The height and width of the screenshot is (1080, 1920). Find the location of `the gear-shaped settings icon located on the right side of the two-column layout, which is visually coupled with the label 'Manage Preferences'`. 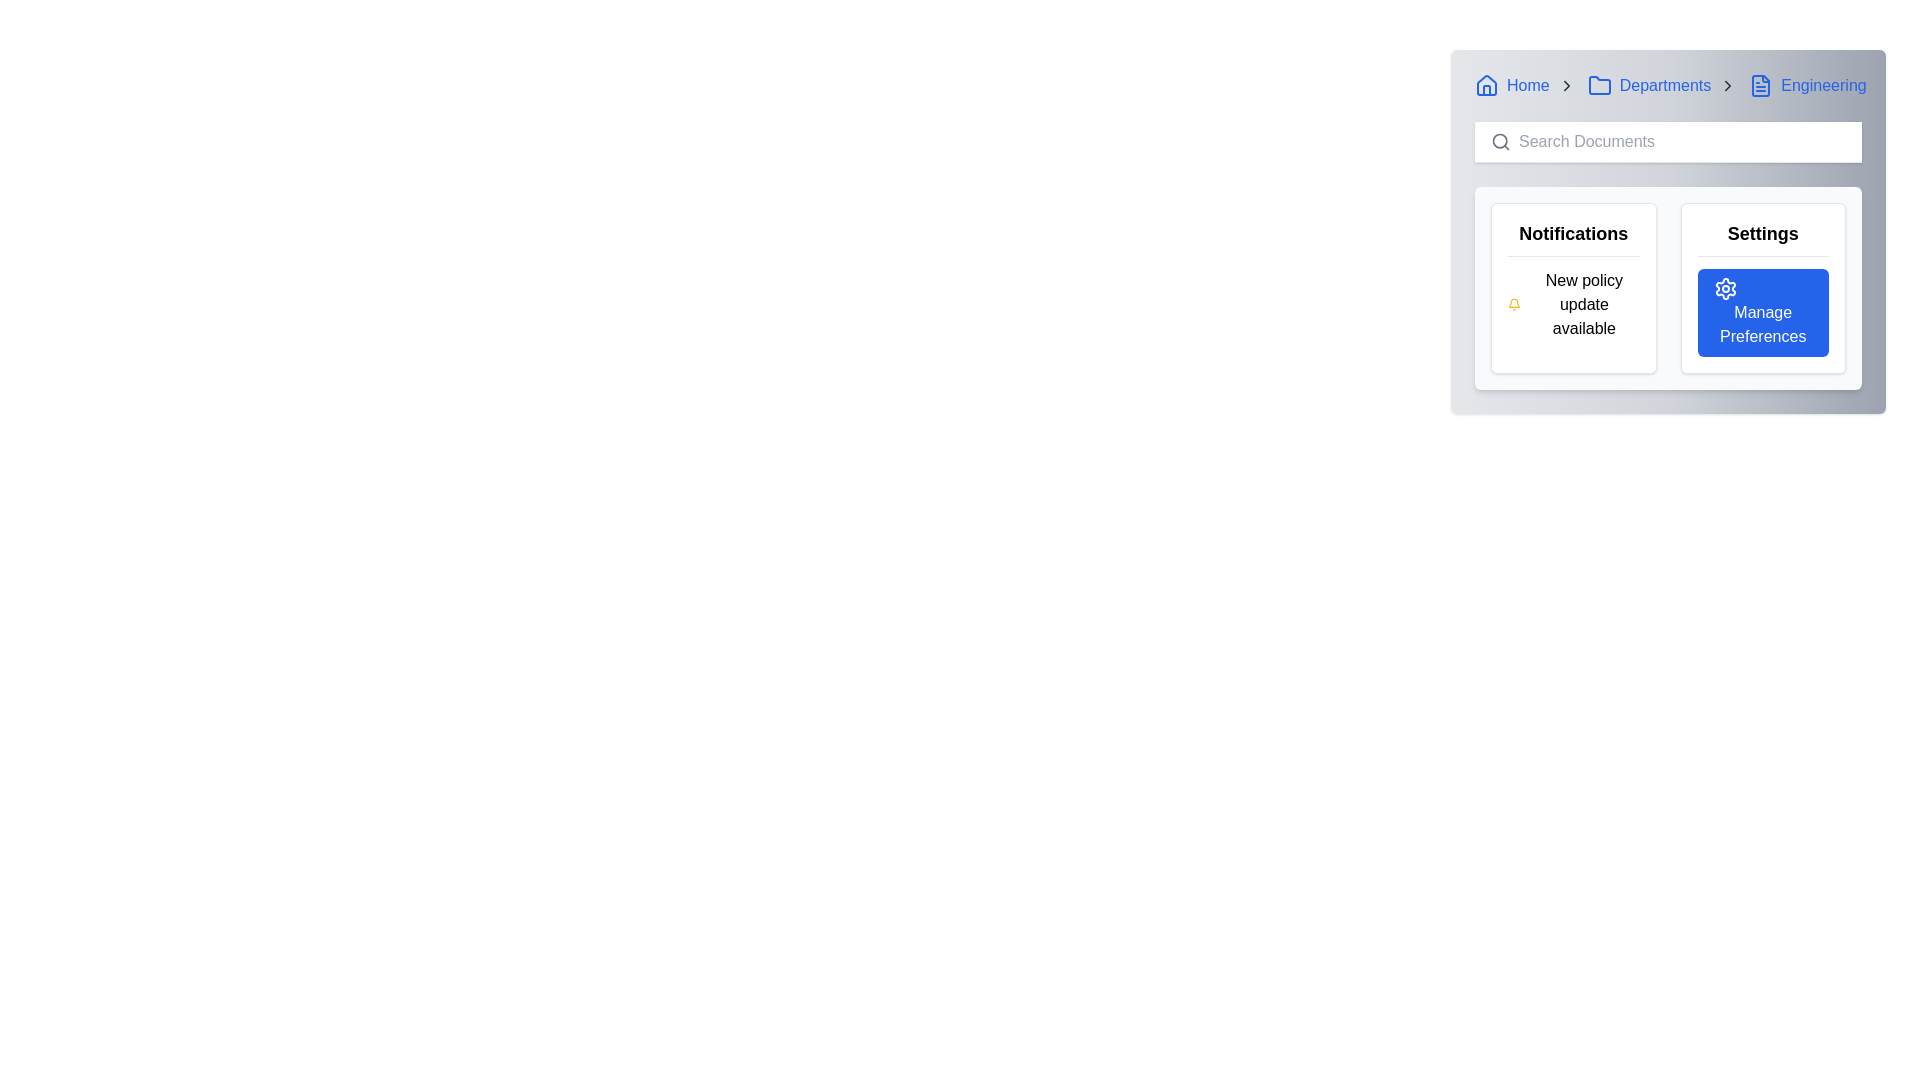

the gear-shaped settings icon located on the right side of the two-column layout, which is visually coupled with the label 'Manage Preferences' is located at coordinates (1724, 289).